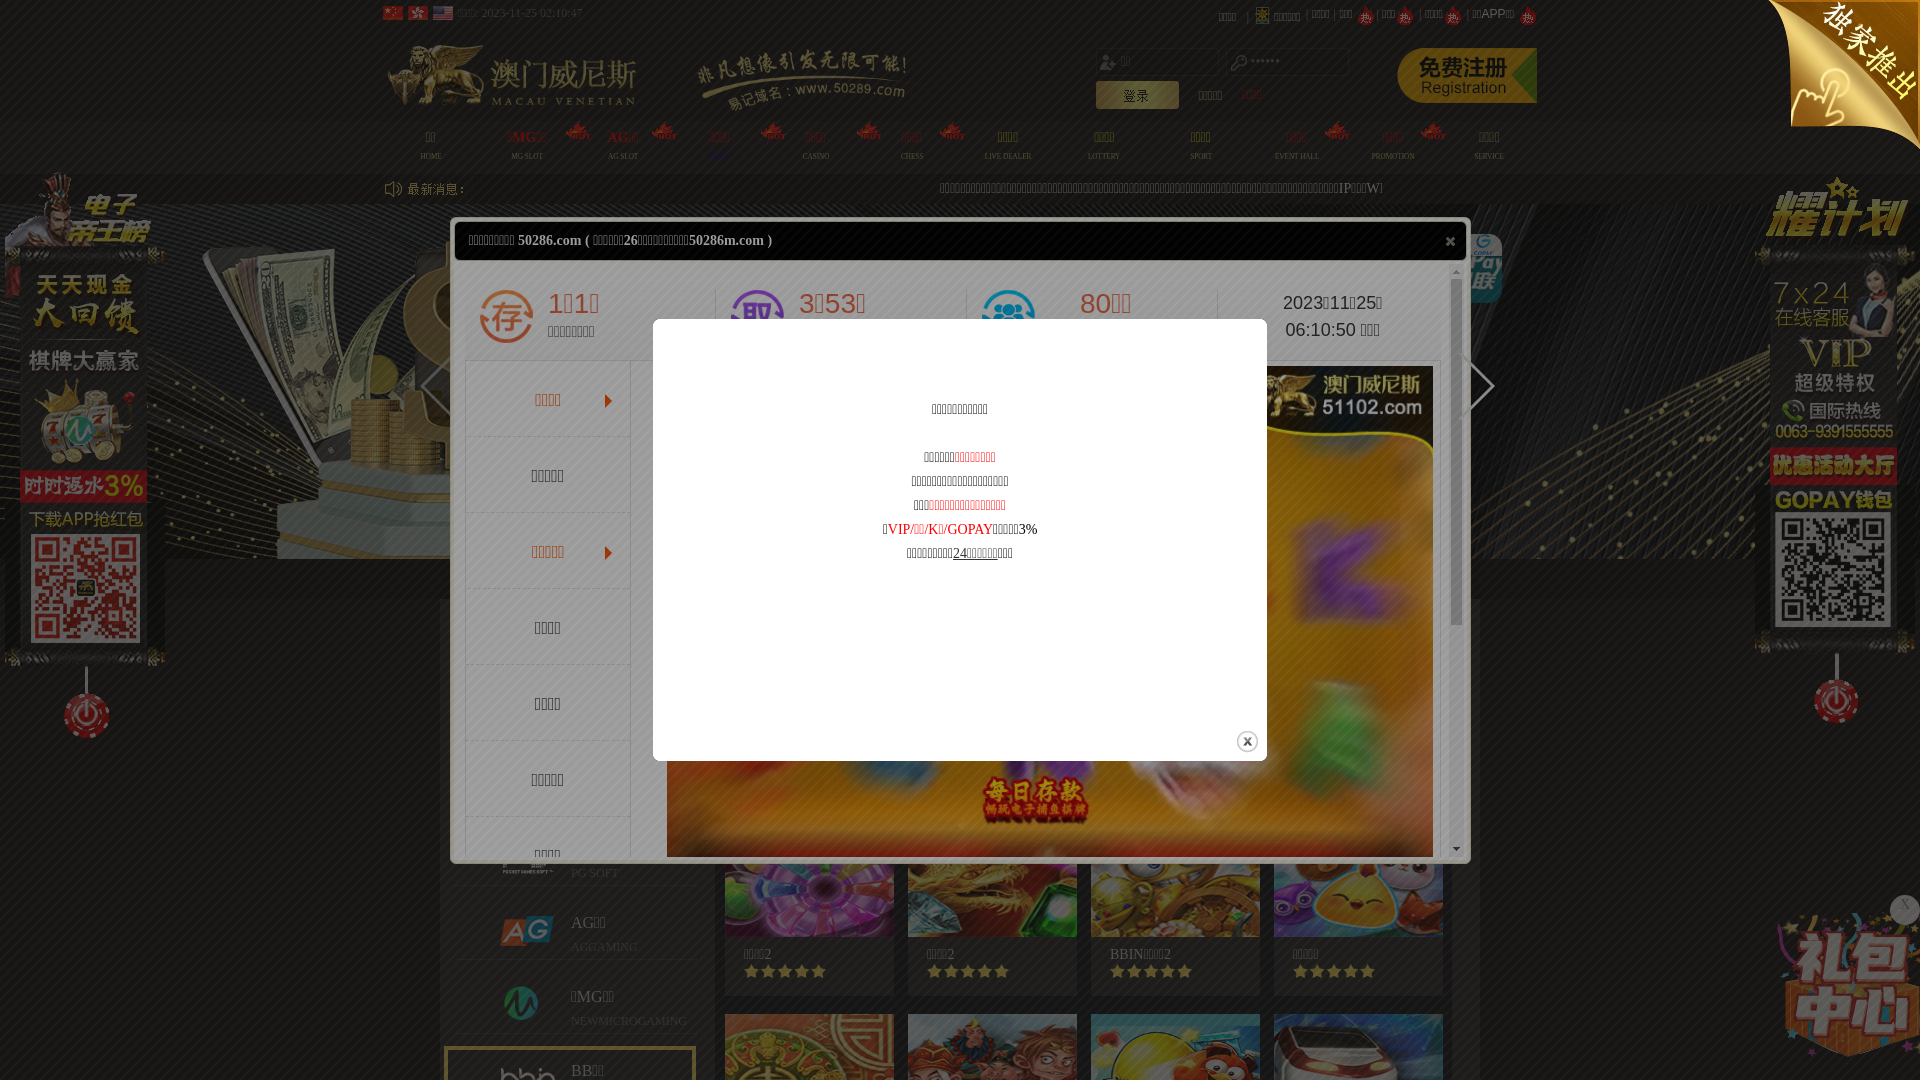 Image resolution: width=1920 pixels, height=1080 pixels. I want to click on 'close', so click(1450, 239).